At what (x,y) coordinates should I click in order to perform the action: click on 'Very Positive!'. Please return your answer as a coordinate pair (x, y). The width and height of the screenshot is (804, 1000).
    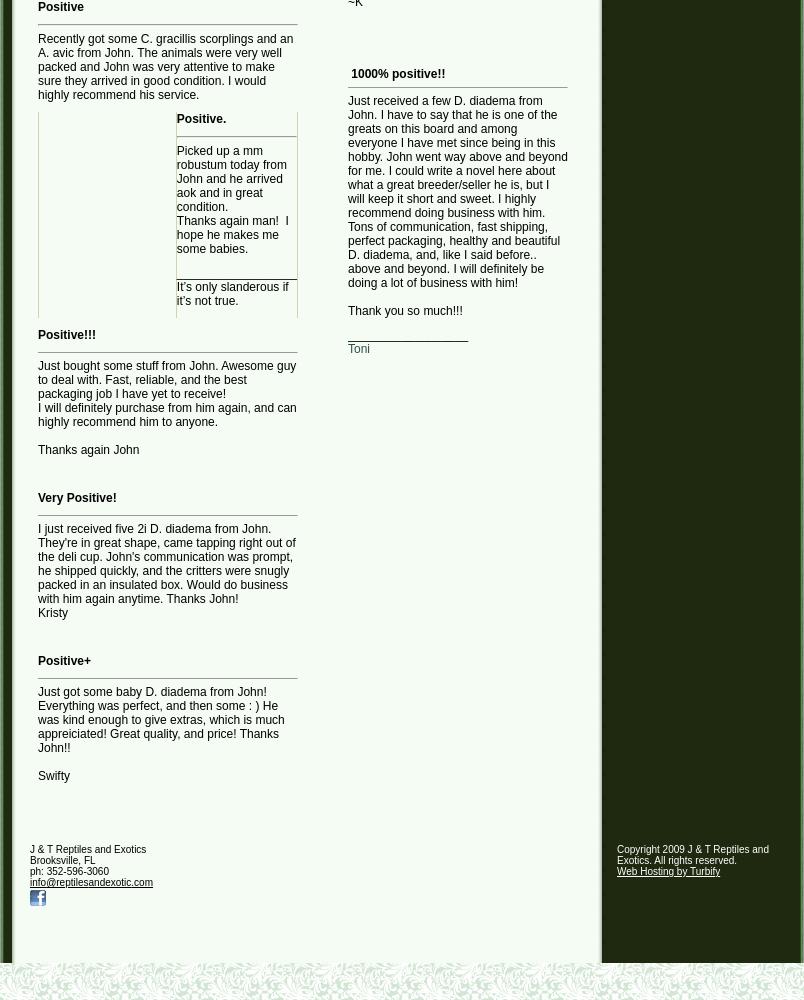
    Looking at the image, I should click on (38, 497).